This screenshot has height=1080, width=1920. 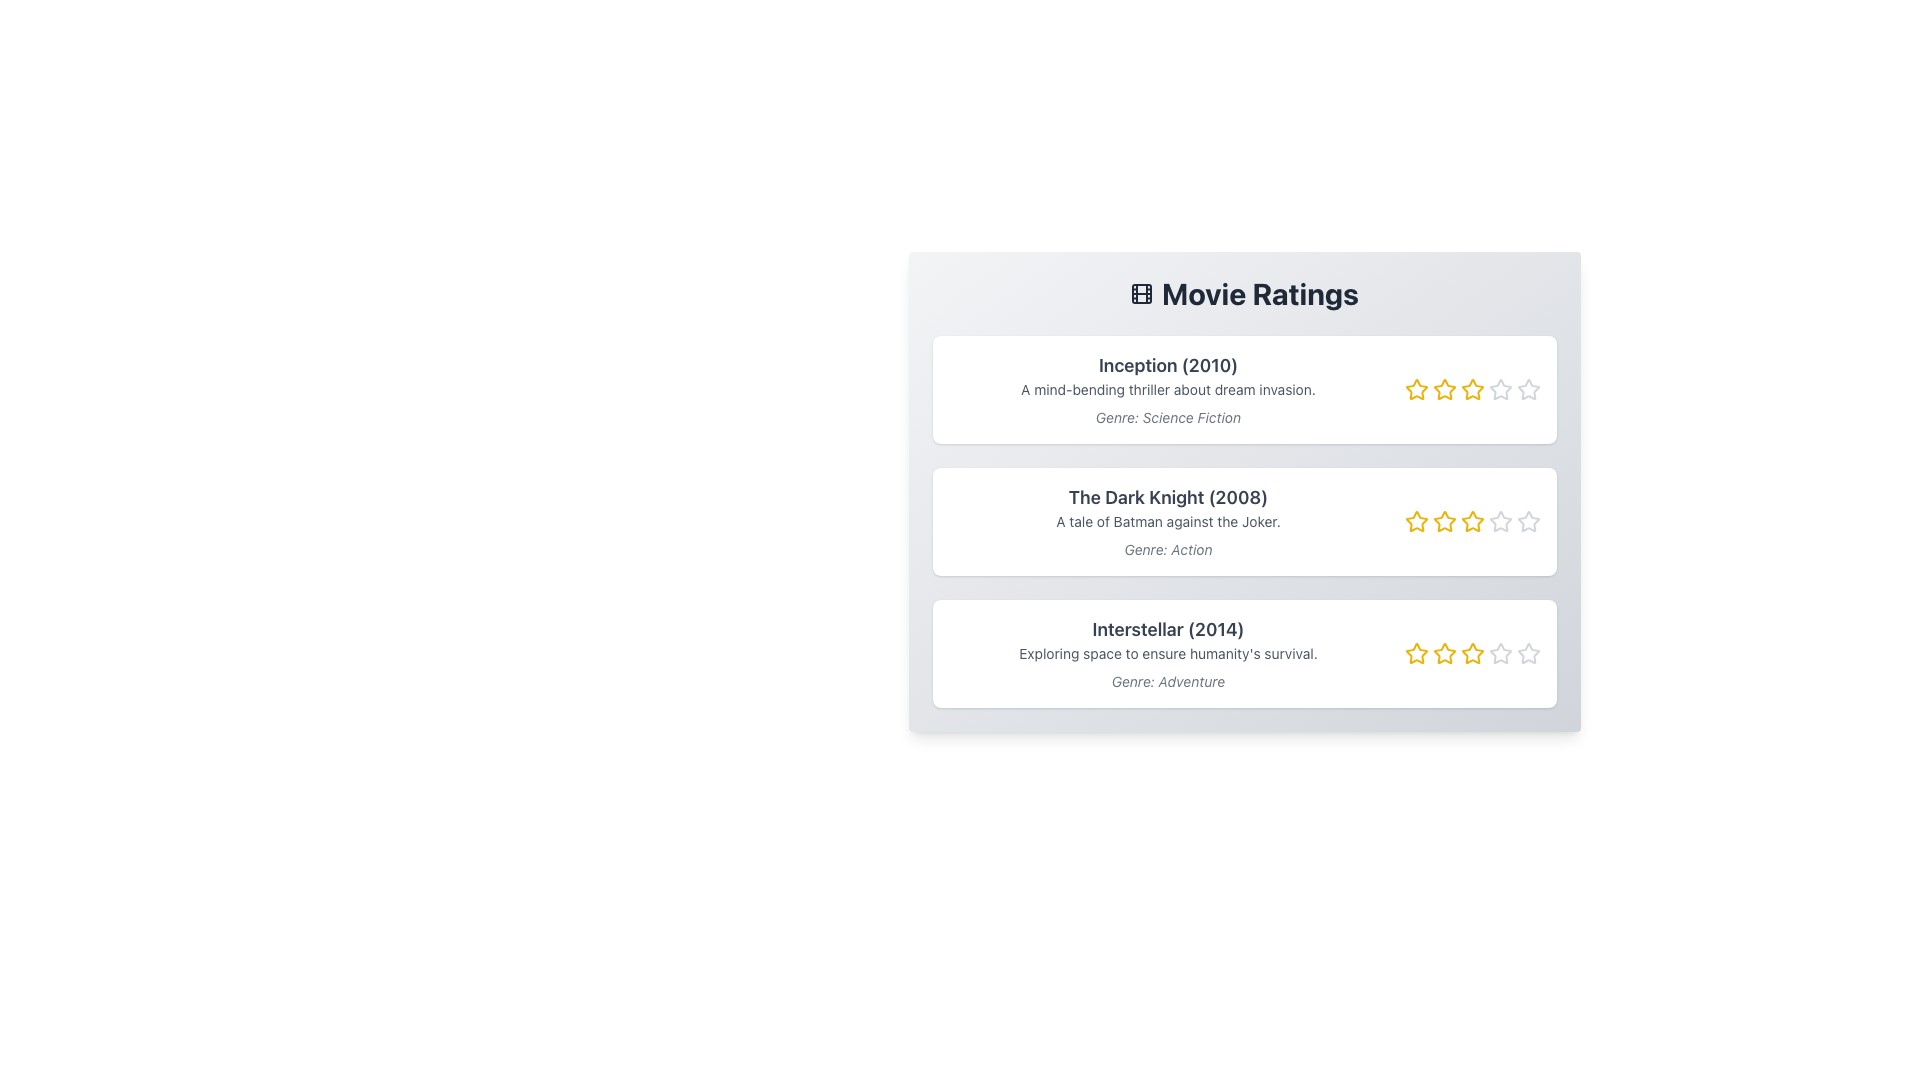 I want to click on the fourth star in the five-star rating interface for the movie 'Inception (2010)', which allows users to select or view the rating, so click(x=1500, y=389).